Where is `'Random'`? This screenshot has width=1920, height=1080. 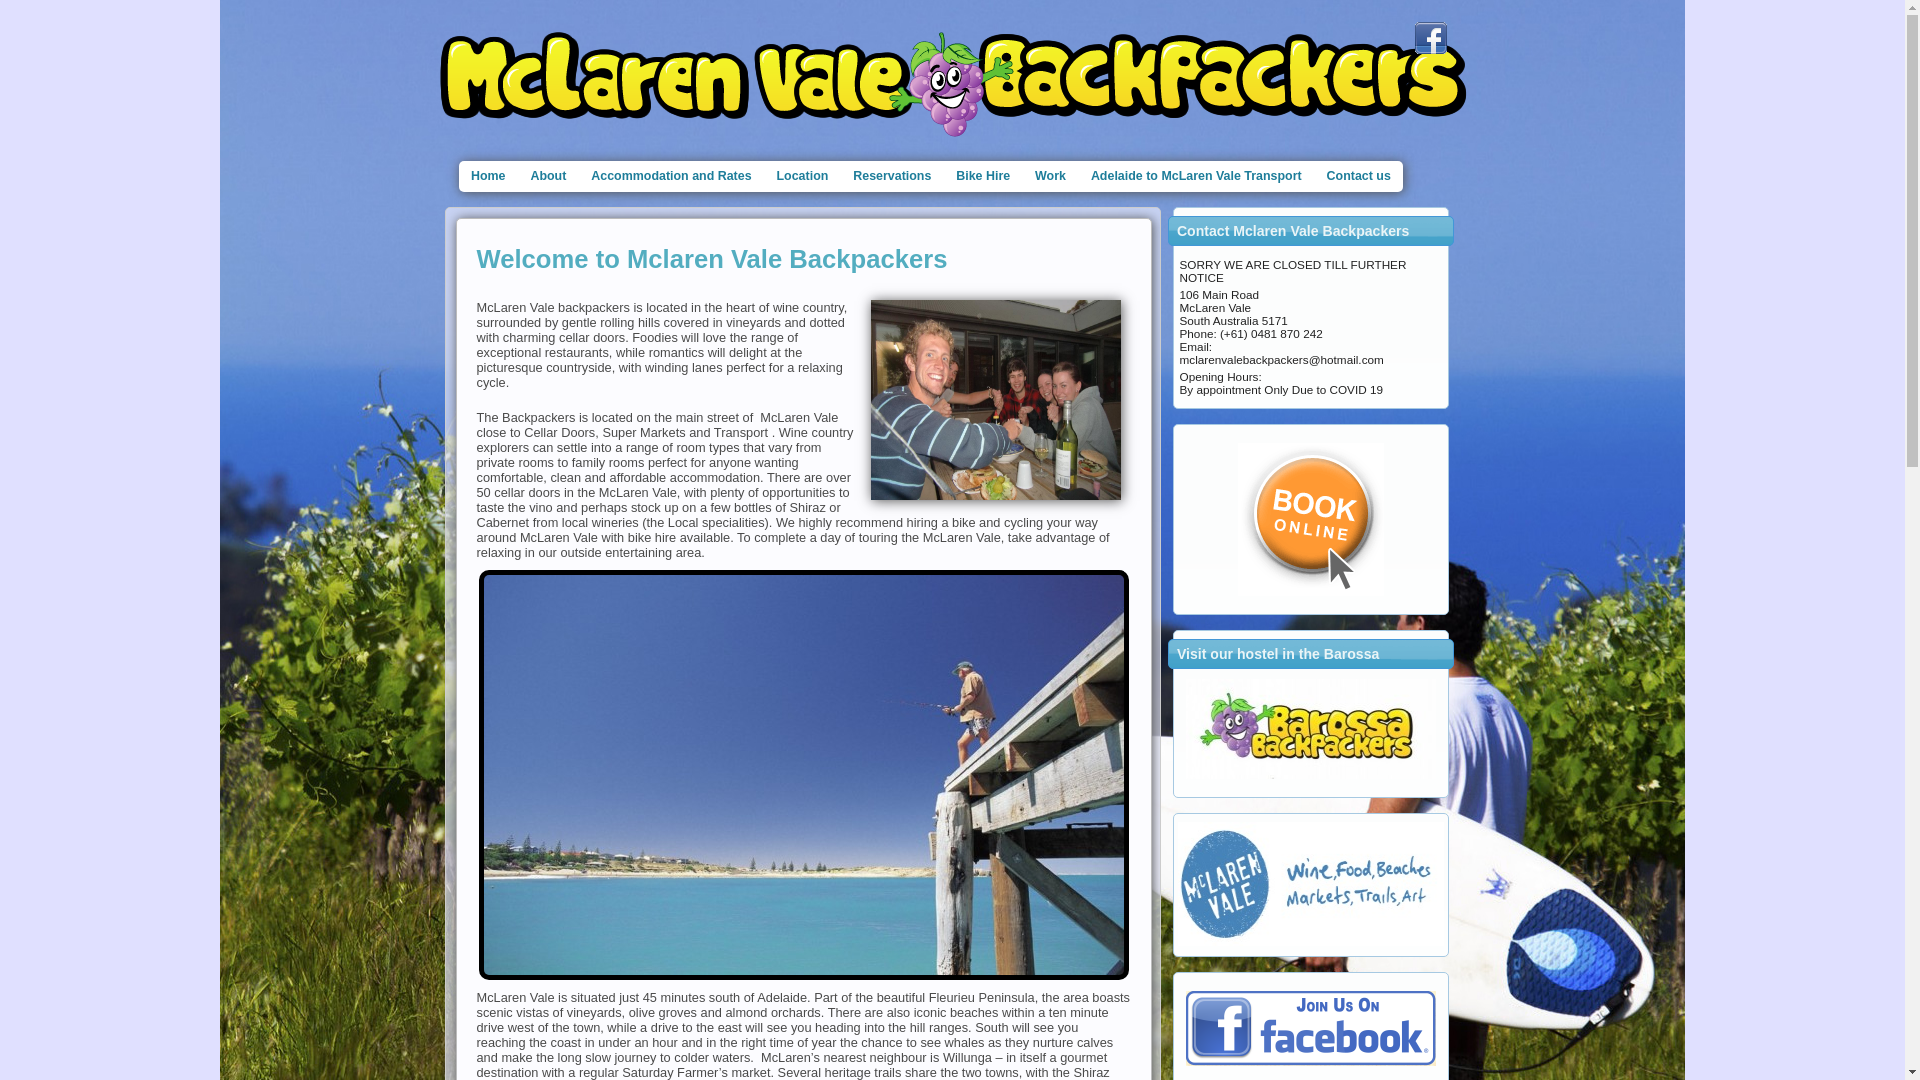
'Random' is located at coordinates (1310, 729).